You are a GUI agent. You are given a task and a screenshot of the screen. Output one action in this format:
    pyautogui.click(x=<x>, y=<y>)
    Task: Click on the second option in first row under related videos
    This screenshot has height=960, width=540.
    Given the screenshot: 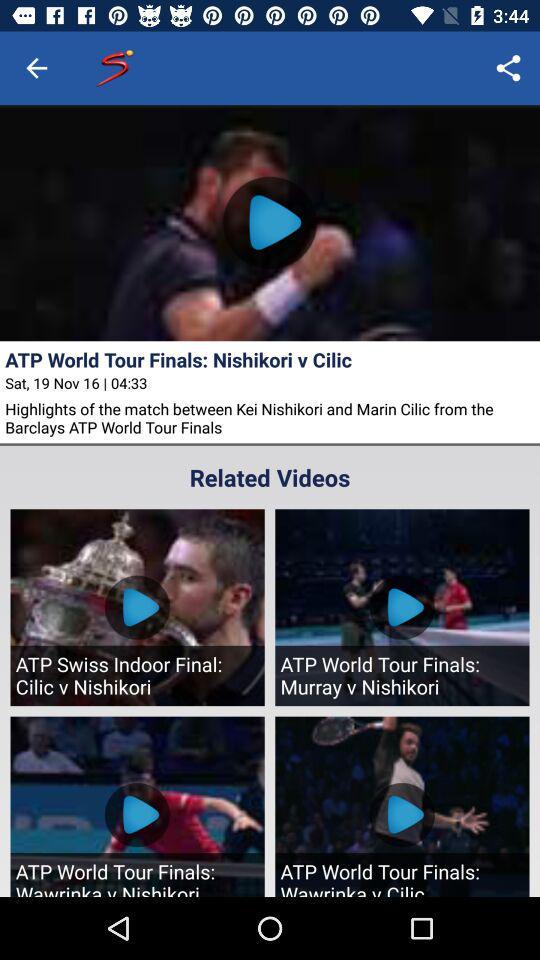 What is the action you would take?
    pyautogui.click(x=402, y=606)
    